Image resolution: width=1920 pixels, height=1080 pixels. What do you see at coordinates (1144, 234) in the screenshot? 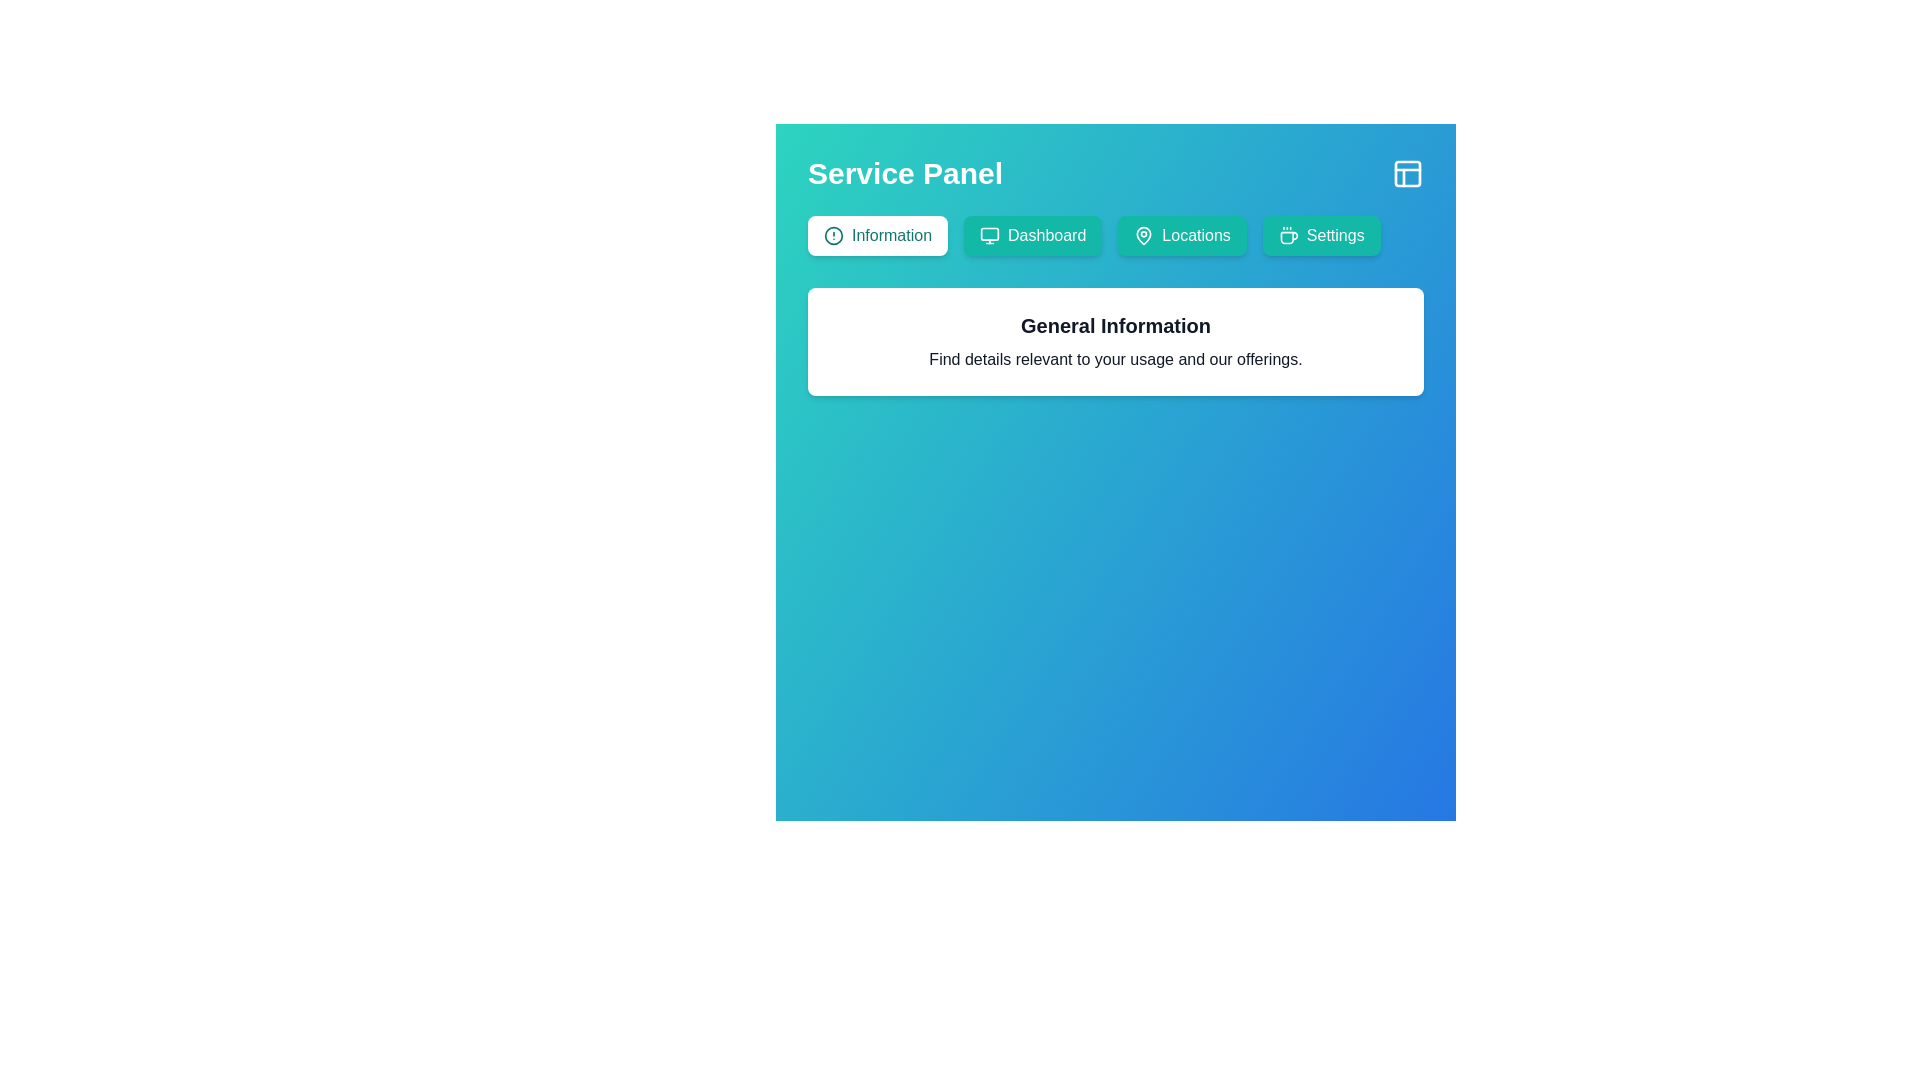
I see `the teal pin-like icon located on the left part of the 'Locations' button in the top menu bar` at bounding box center [1144, 234].